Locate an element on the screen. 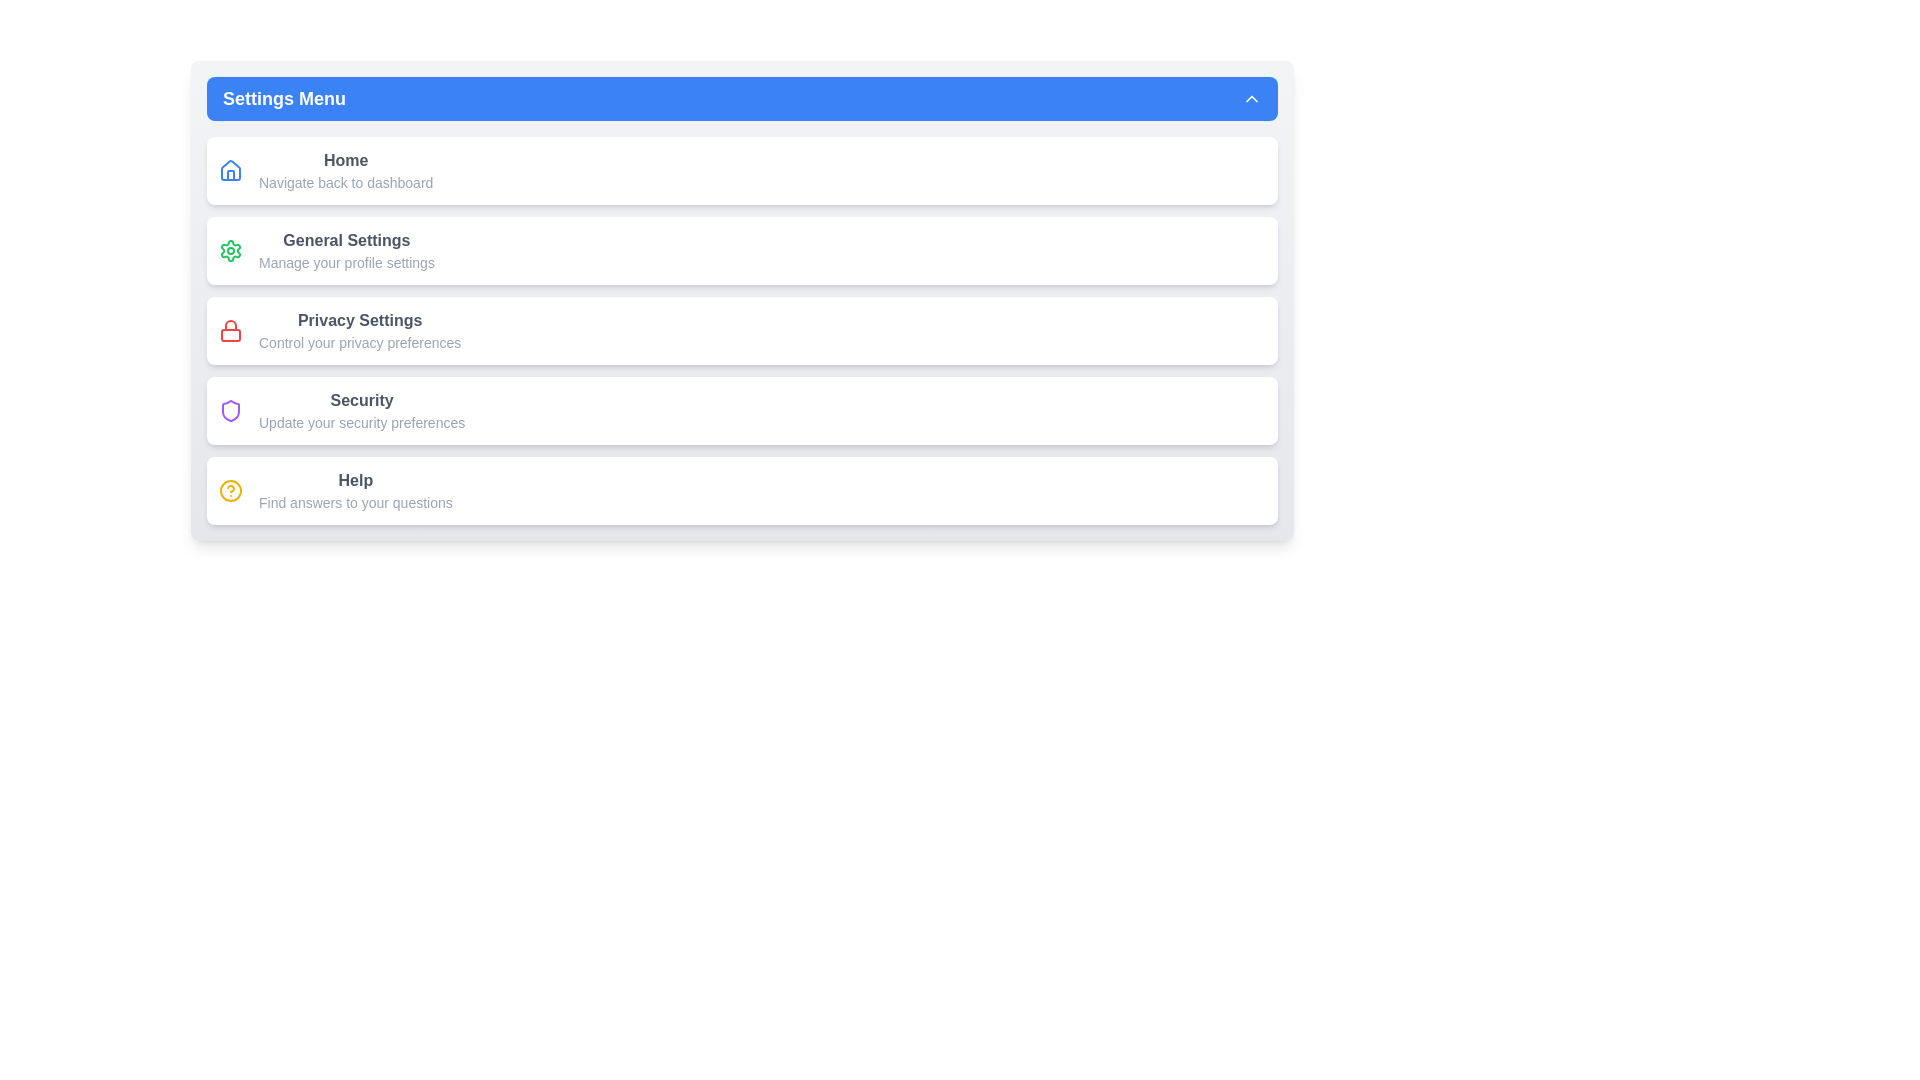 The height and width of the screenshot is (1080, 1920). the house-shaped icon representing the 'Home' menu item in the sidebar under 'Settings Menu' is located at coordinates (230, 168).